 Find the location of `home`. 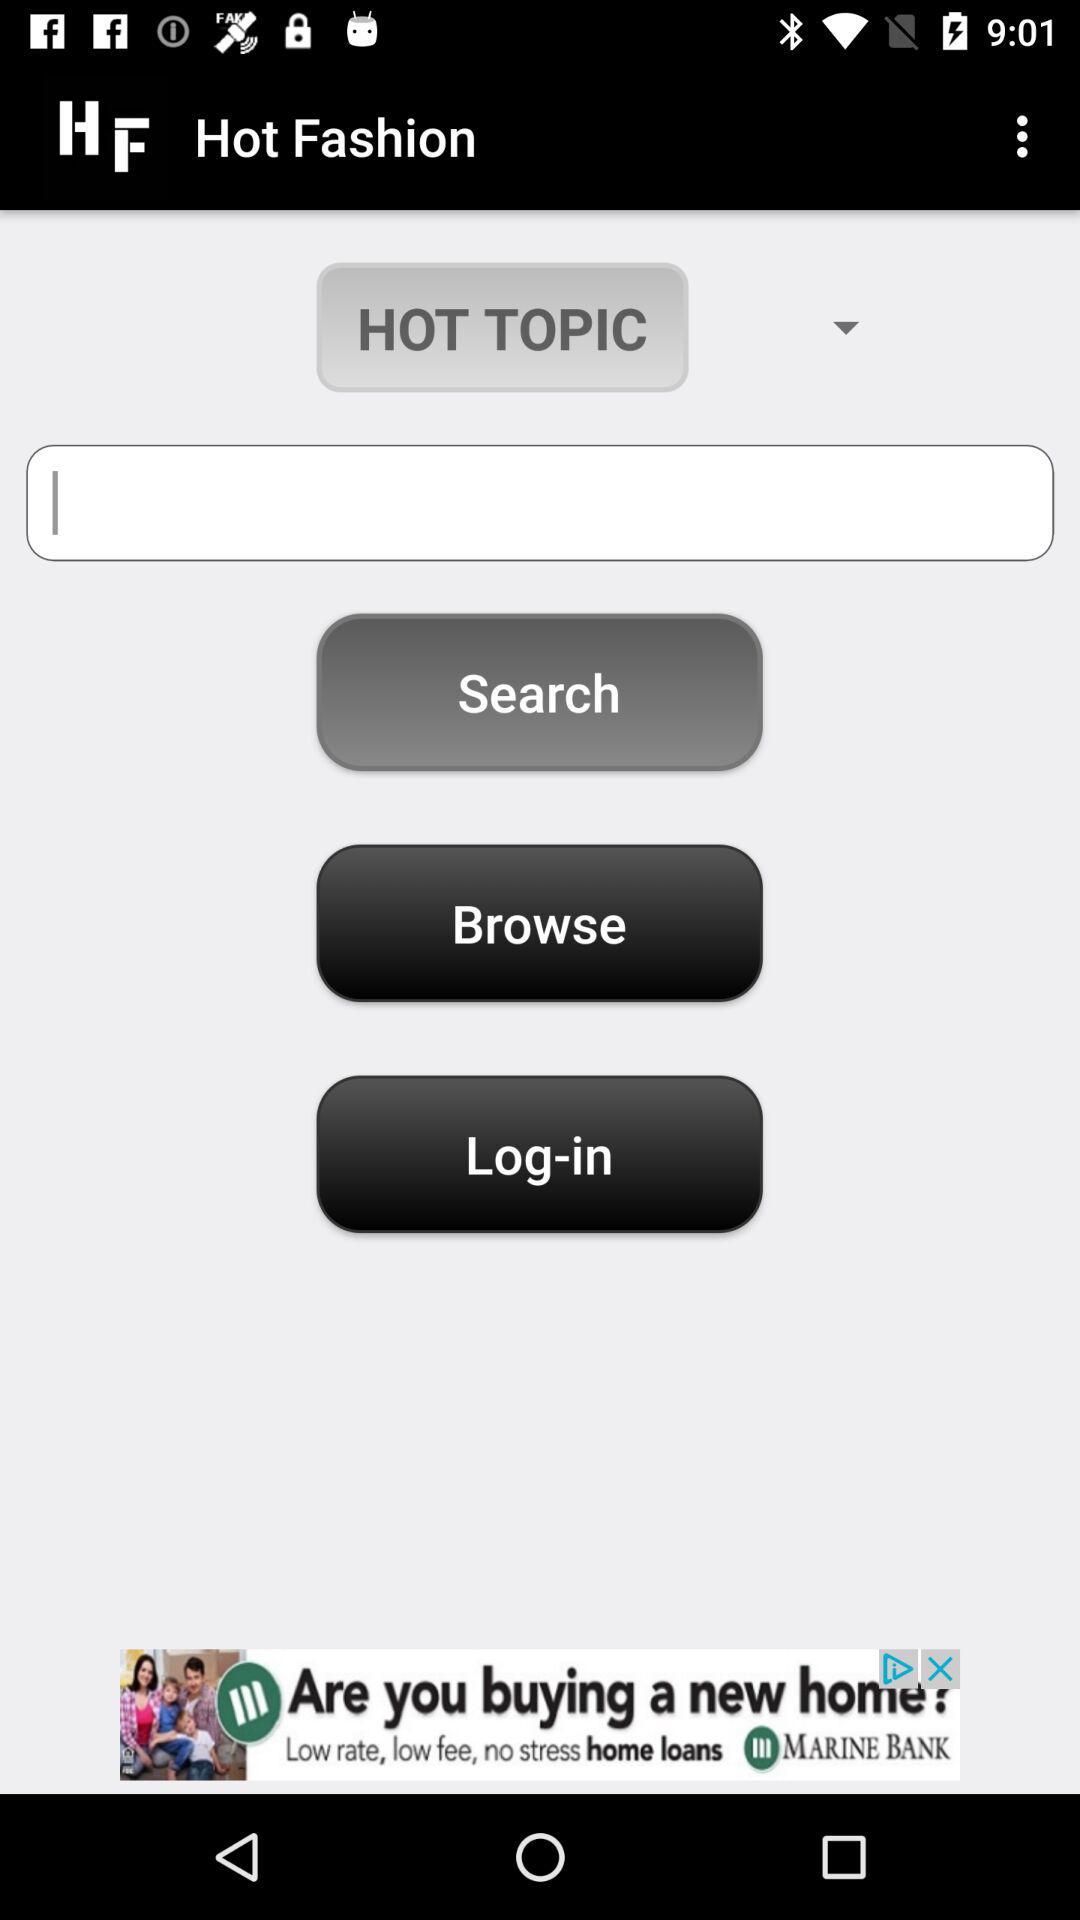

home is located at coordinates (540, 1713).